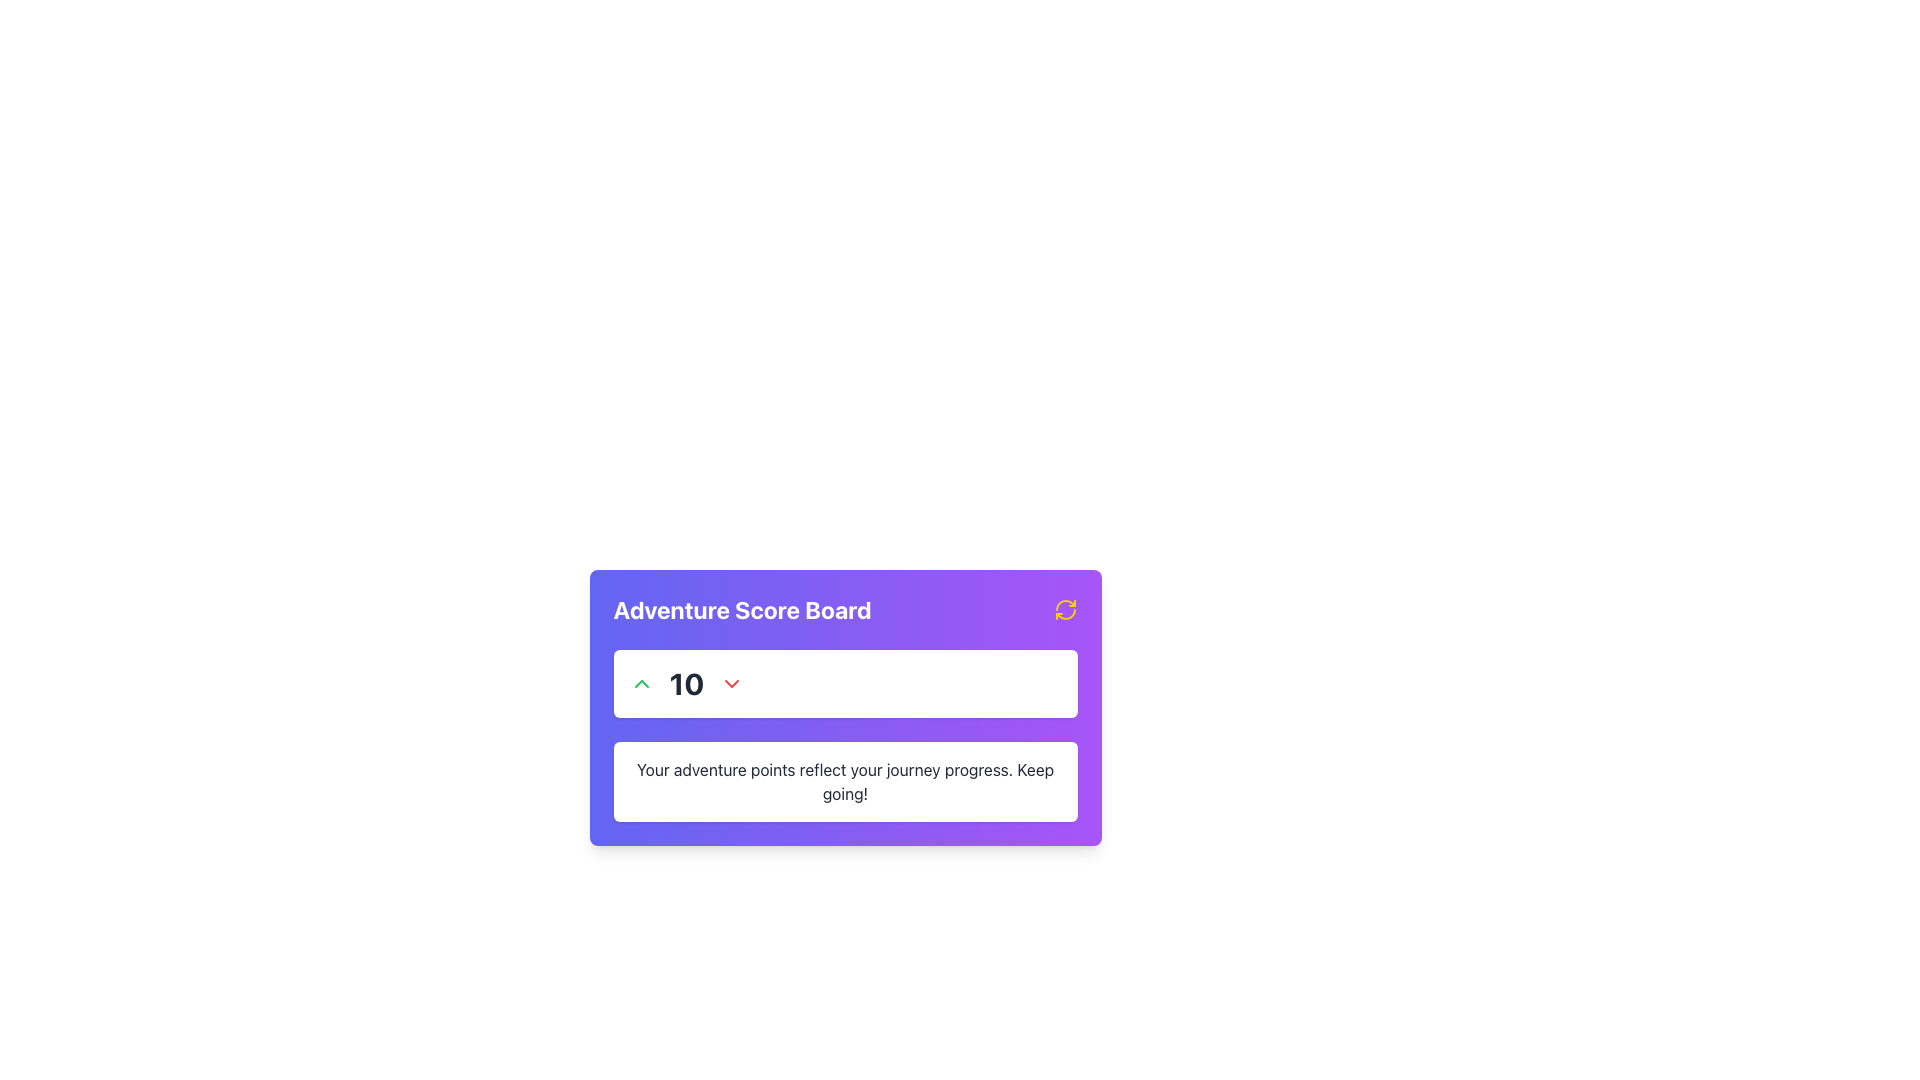 The height and width of the screenshot is (1080, 1920). Describe the element at coordinates (845, 781) in the screenshot. I see `the Text Label that provides an explanation or motivational message related to the displayed score, located within a white, rounded card component, positioned centrally below the score display` at that location.